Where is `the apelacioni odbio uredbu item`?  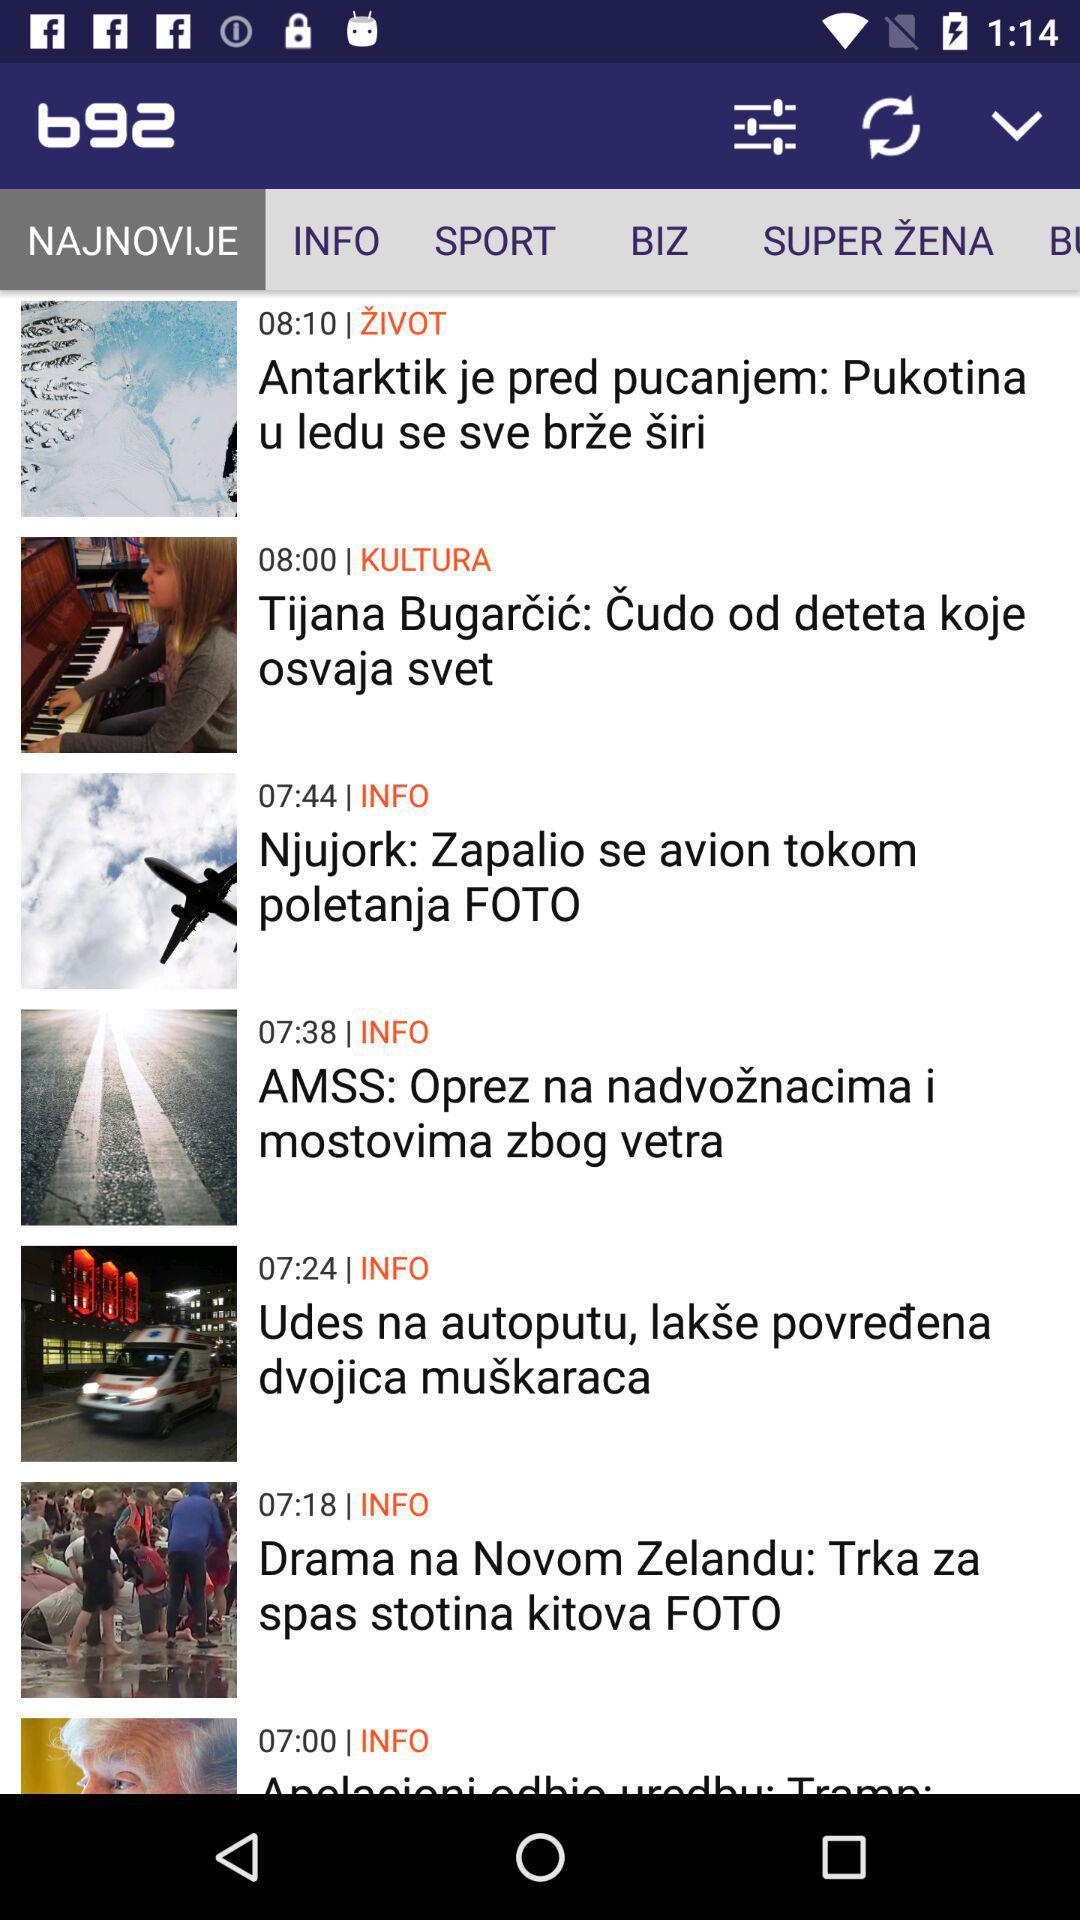 the apelacioni odbio uredbu item is located at coordinates (658, 1777).